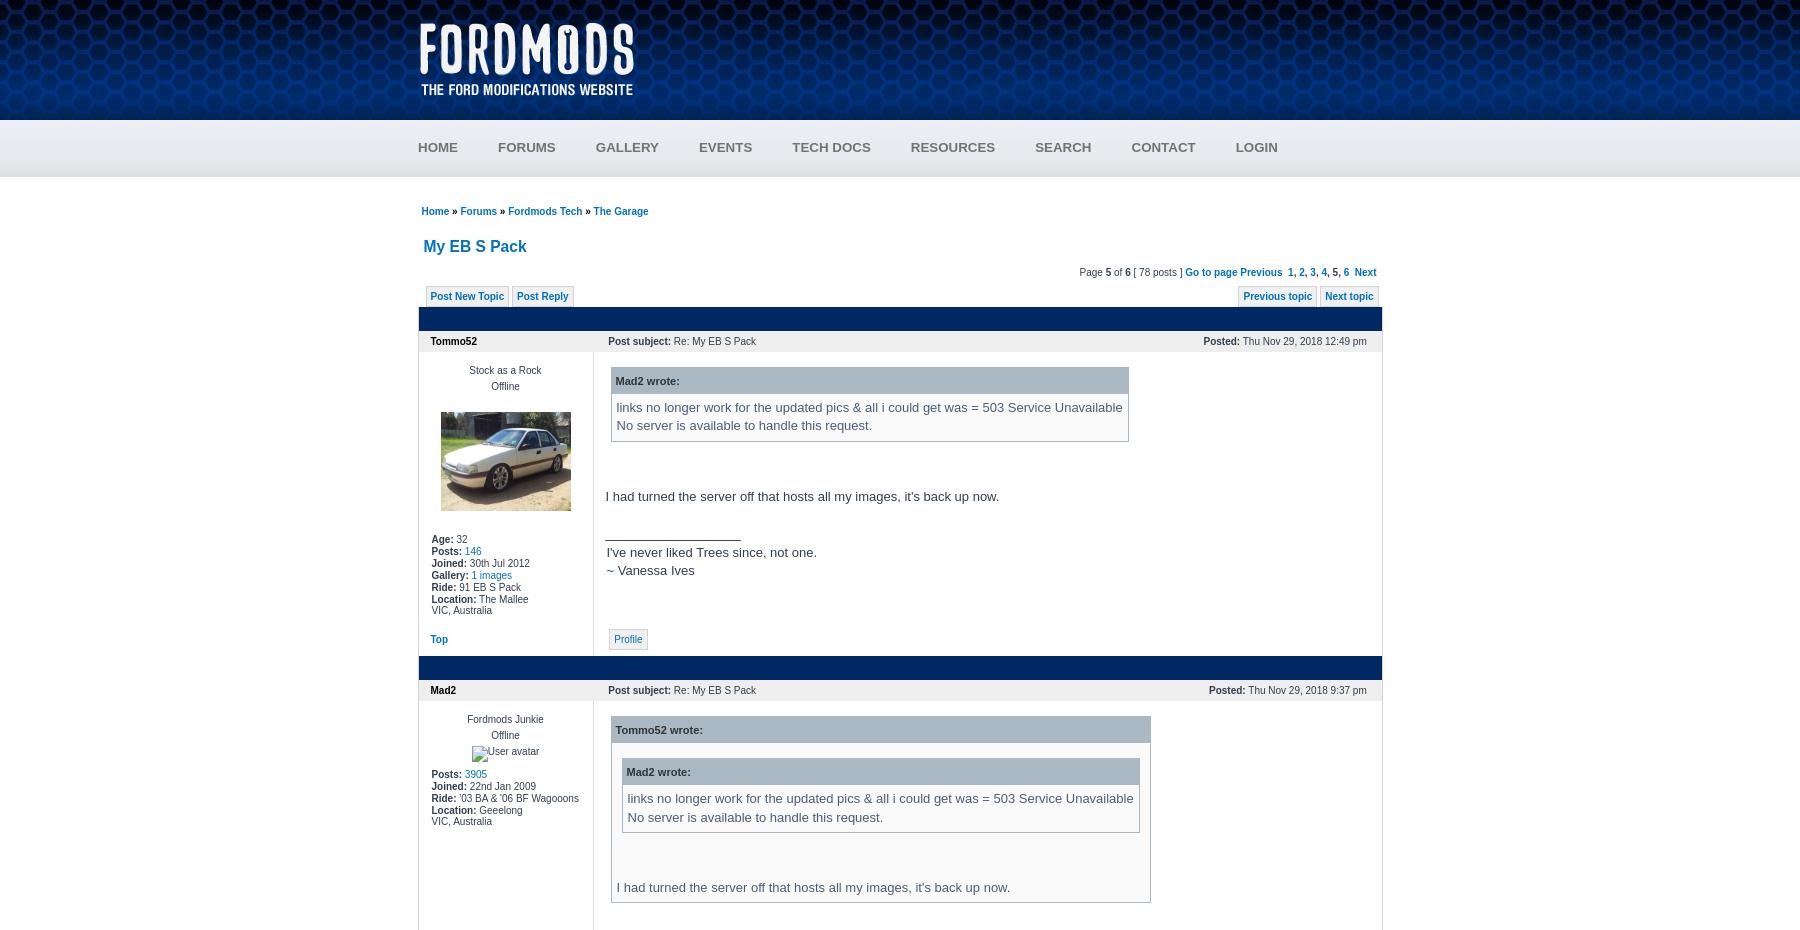 The width and height of the screenshot is (1800, 930). I want to click on ''03 BA & '06 BF Wagooons', so click(515, 797).